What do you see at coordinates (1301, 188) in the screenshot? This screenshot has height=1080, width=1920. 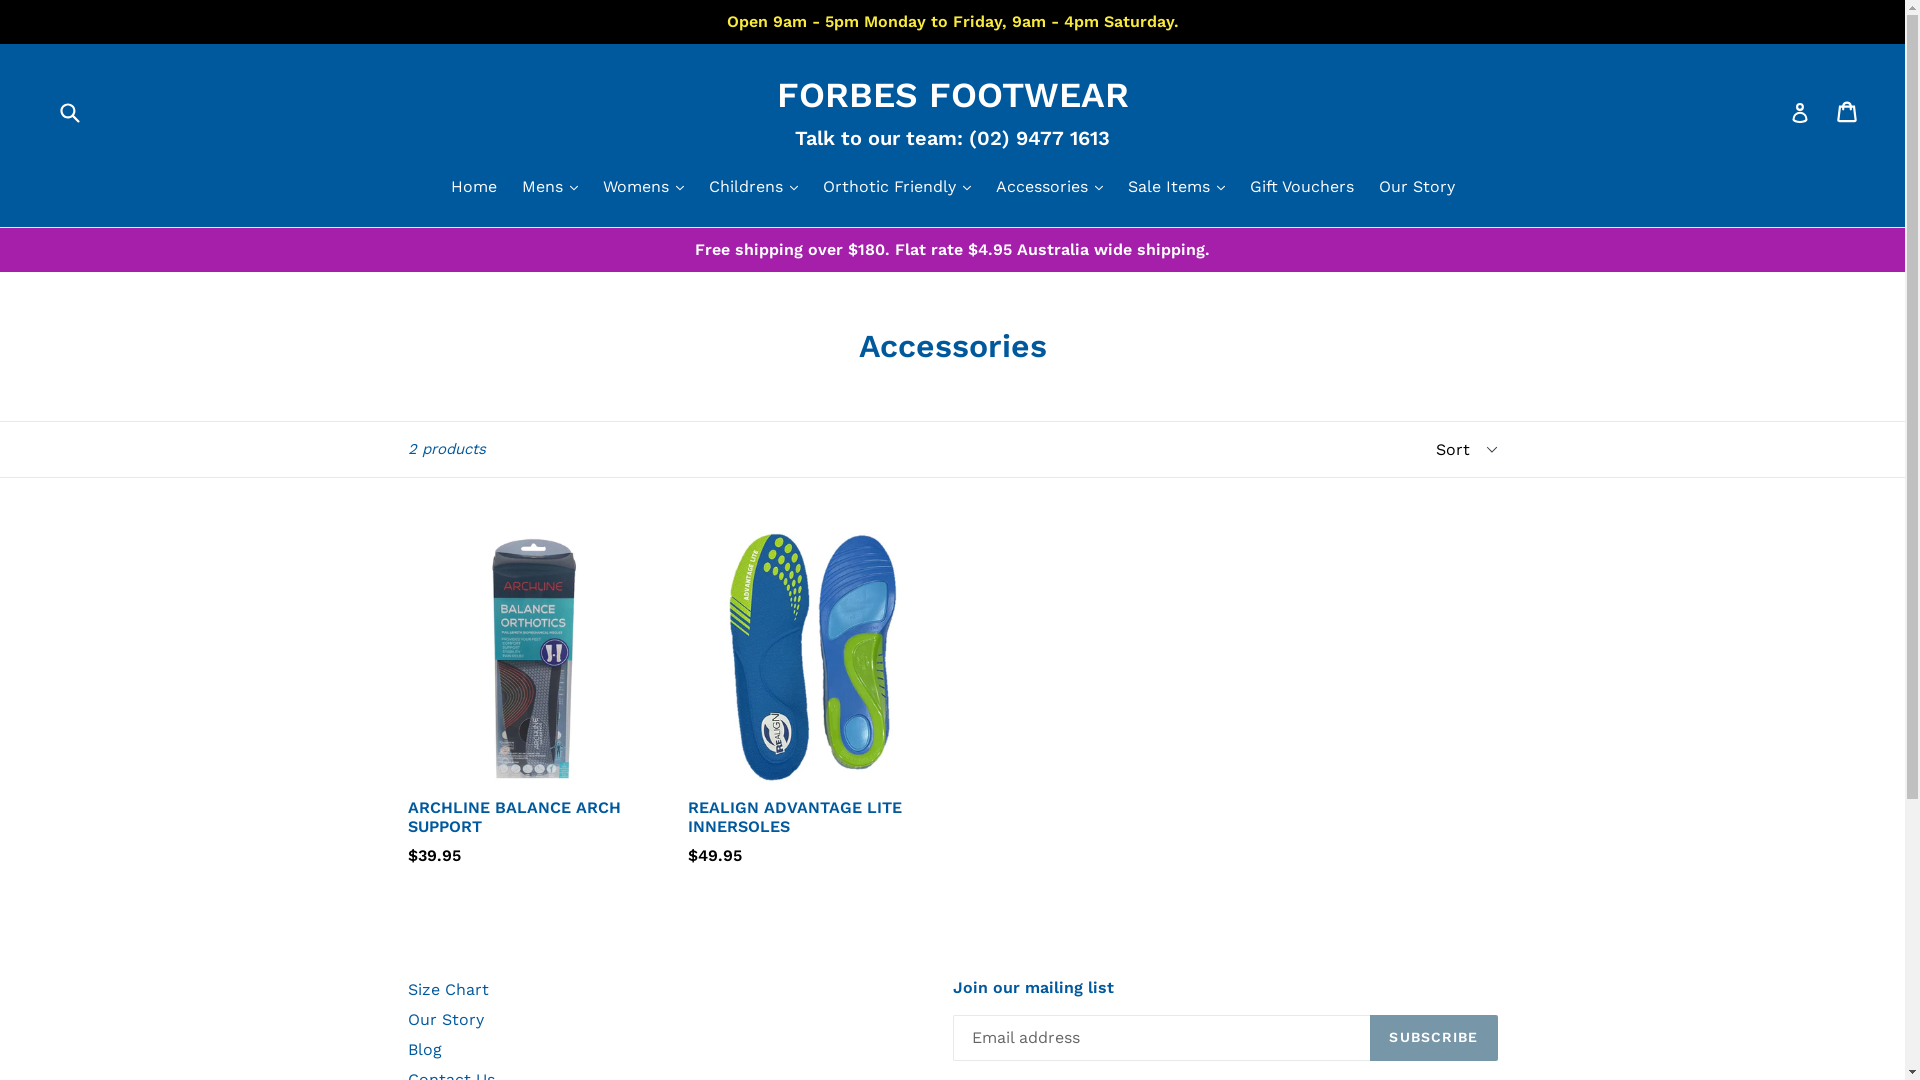 I see `'Gift Vouchers'` at bounding box center [1301, 188].